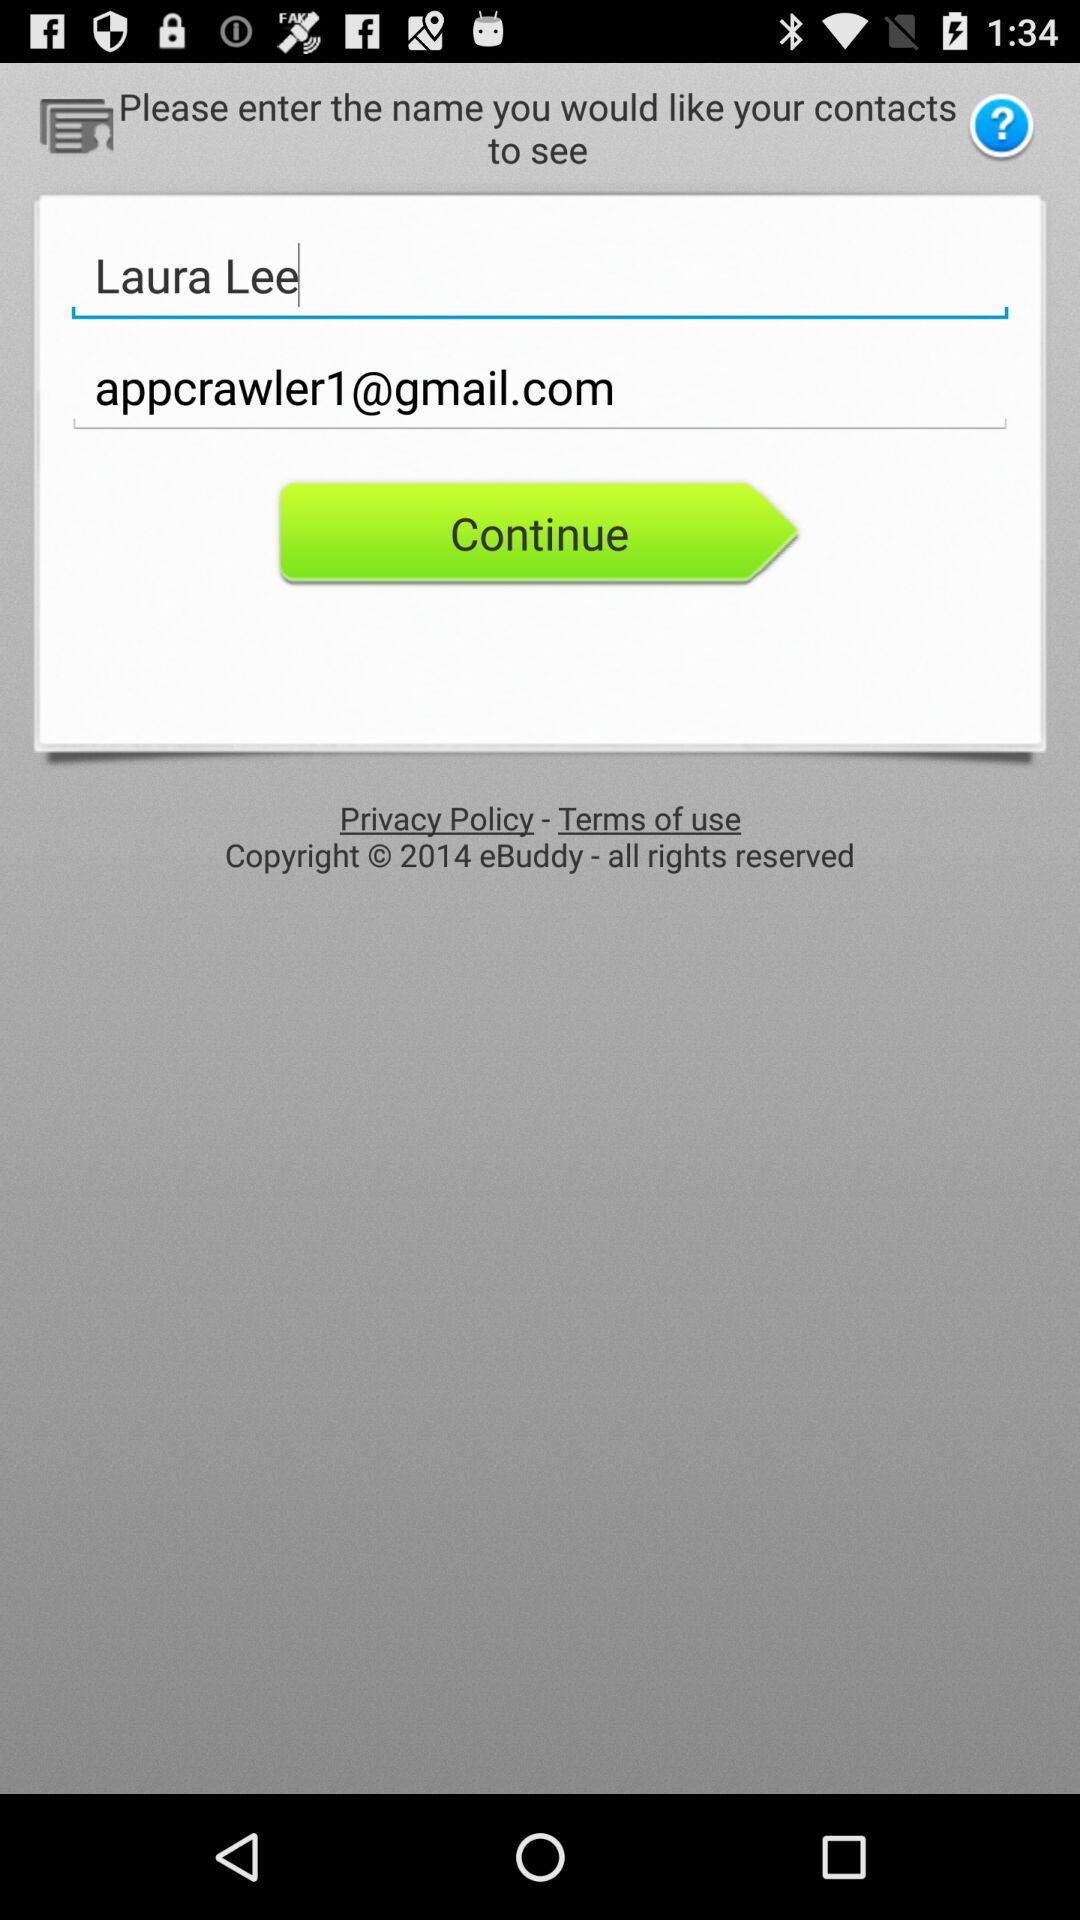 This screenshot has height=1920, width=1080. I want to click on the help icon, so click(1001, 135).